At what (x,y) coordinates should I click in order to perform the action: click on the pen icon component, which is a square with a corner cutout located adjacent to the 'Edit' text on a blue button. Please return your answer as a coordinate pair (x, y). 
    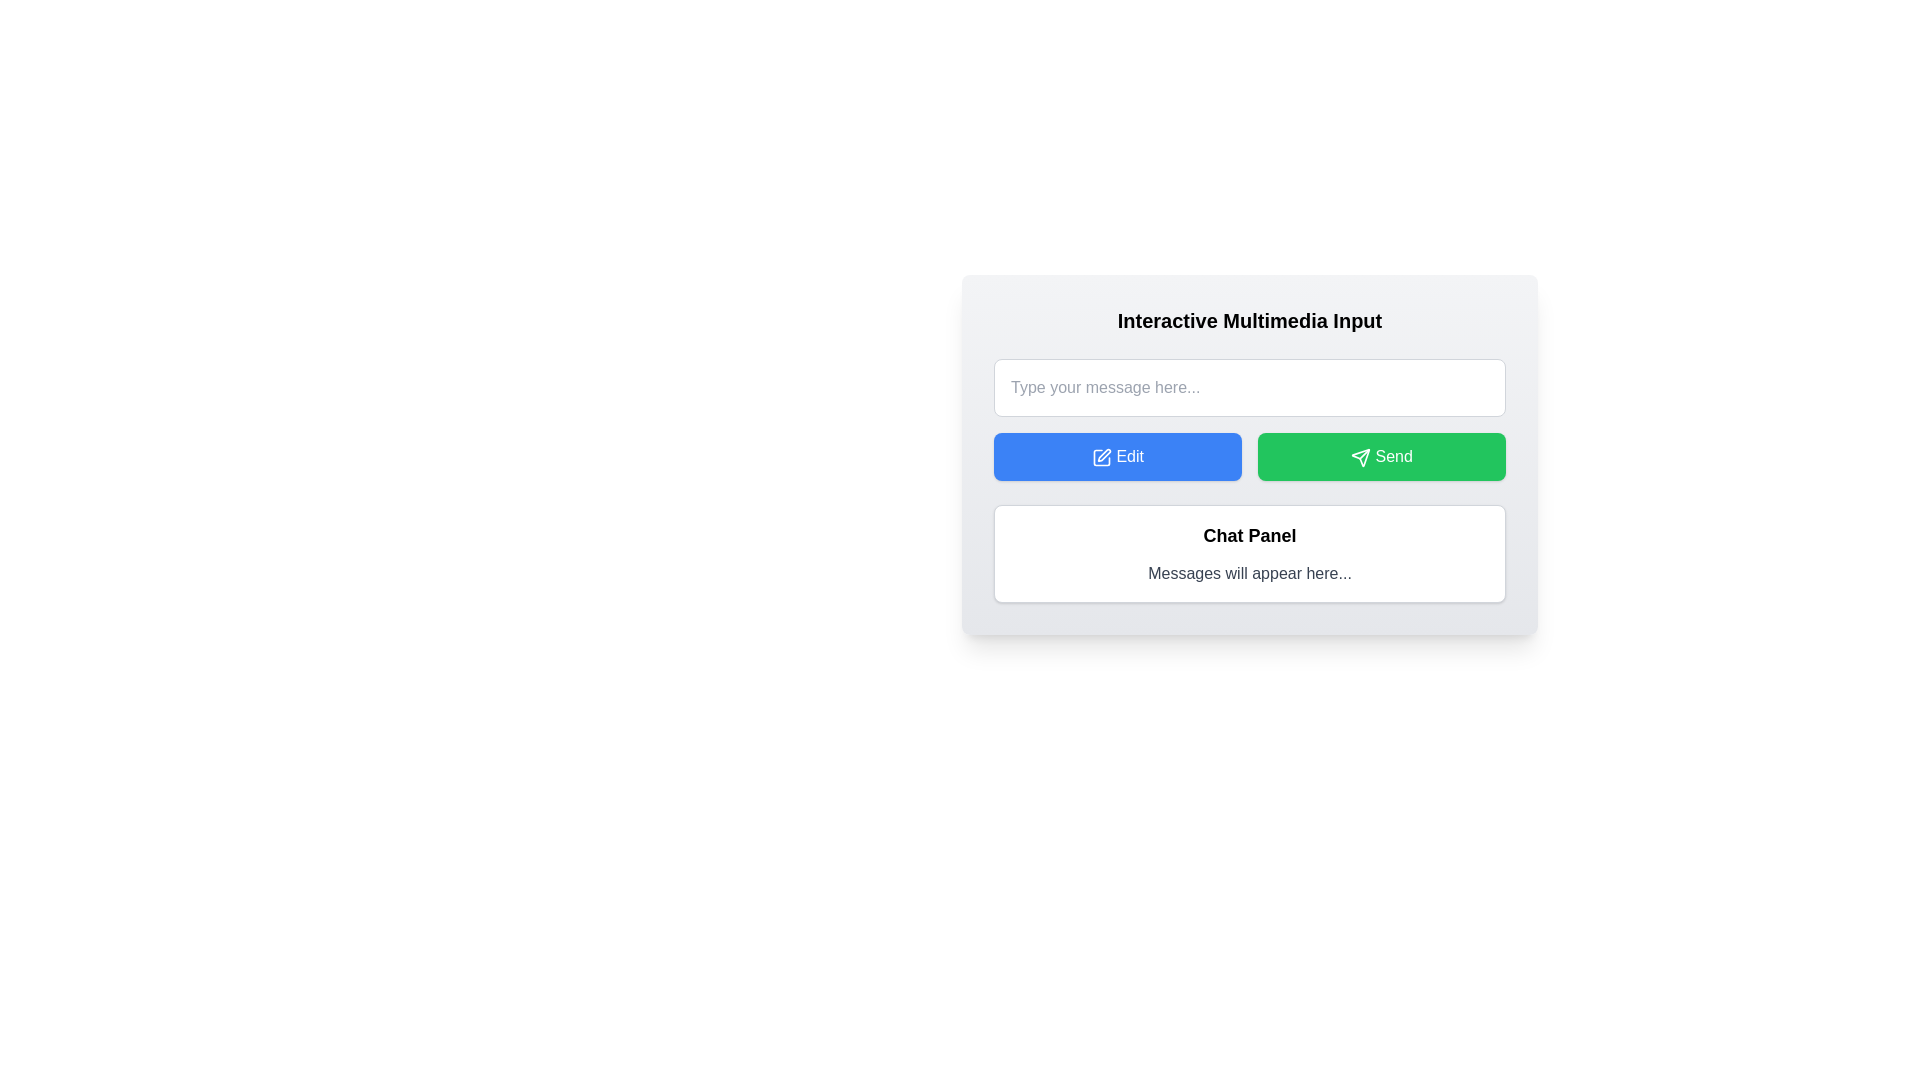
    Looking at the image, I should click on (1100, 457).